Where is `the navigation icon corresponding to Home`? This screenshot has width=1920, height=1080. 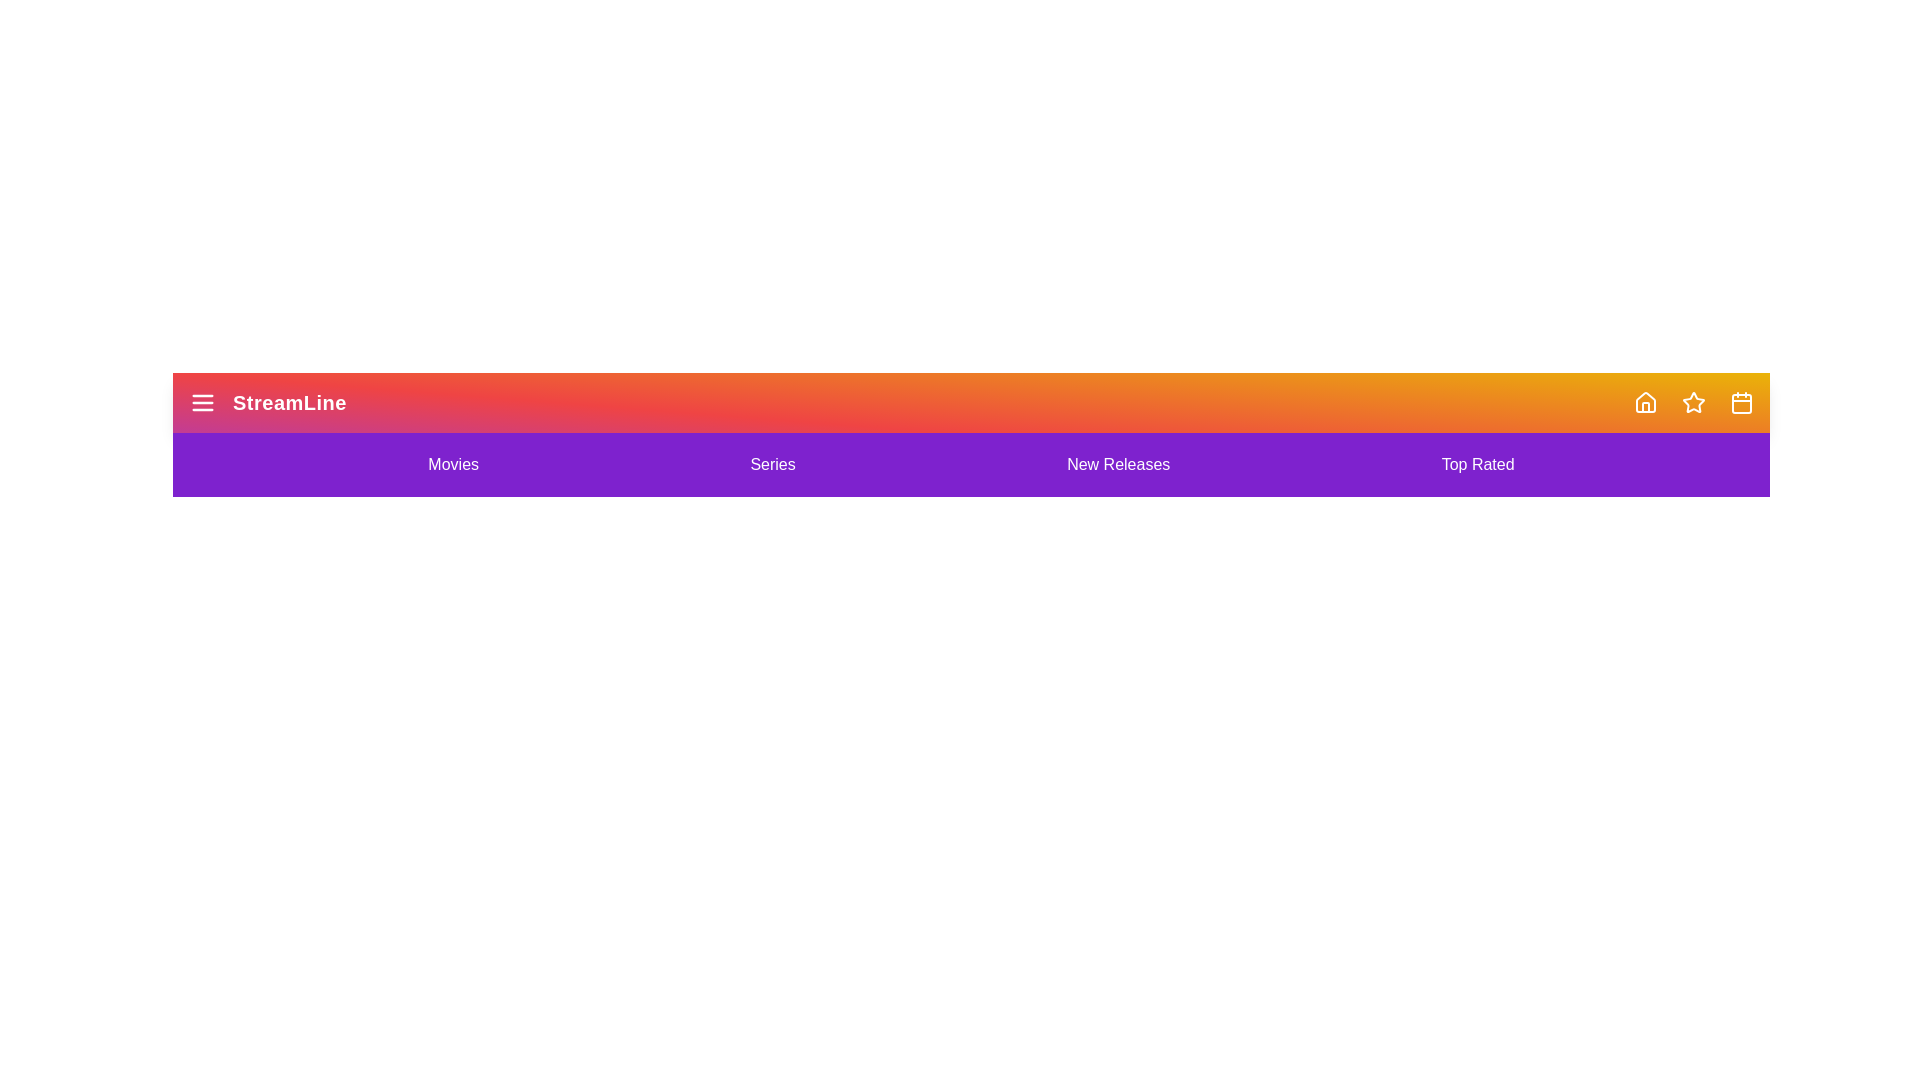
the navigation icon corresponding to Home is located at coordinates (1646, 402).